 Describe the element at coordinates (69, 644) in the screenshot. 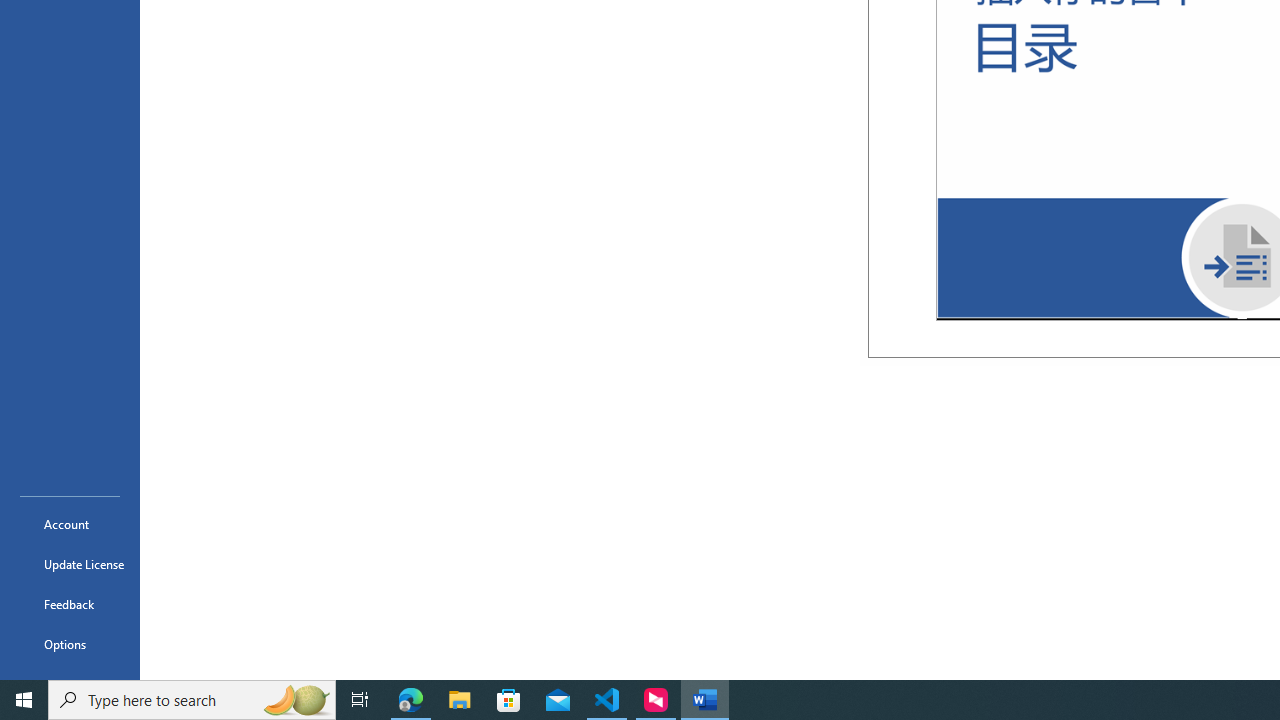

I see `'Options'` at that location.